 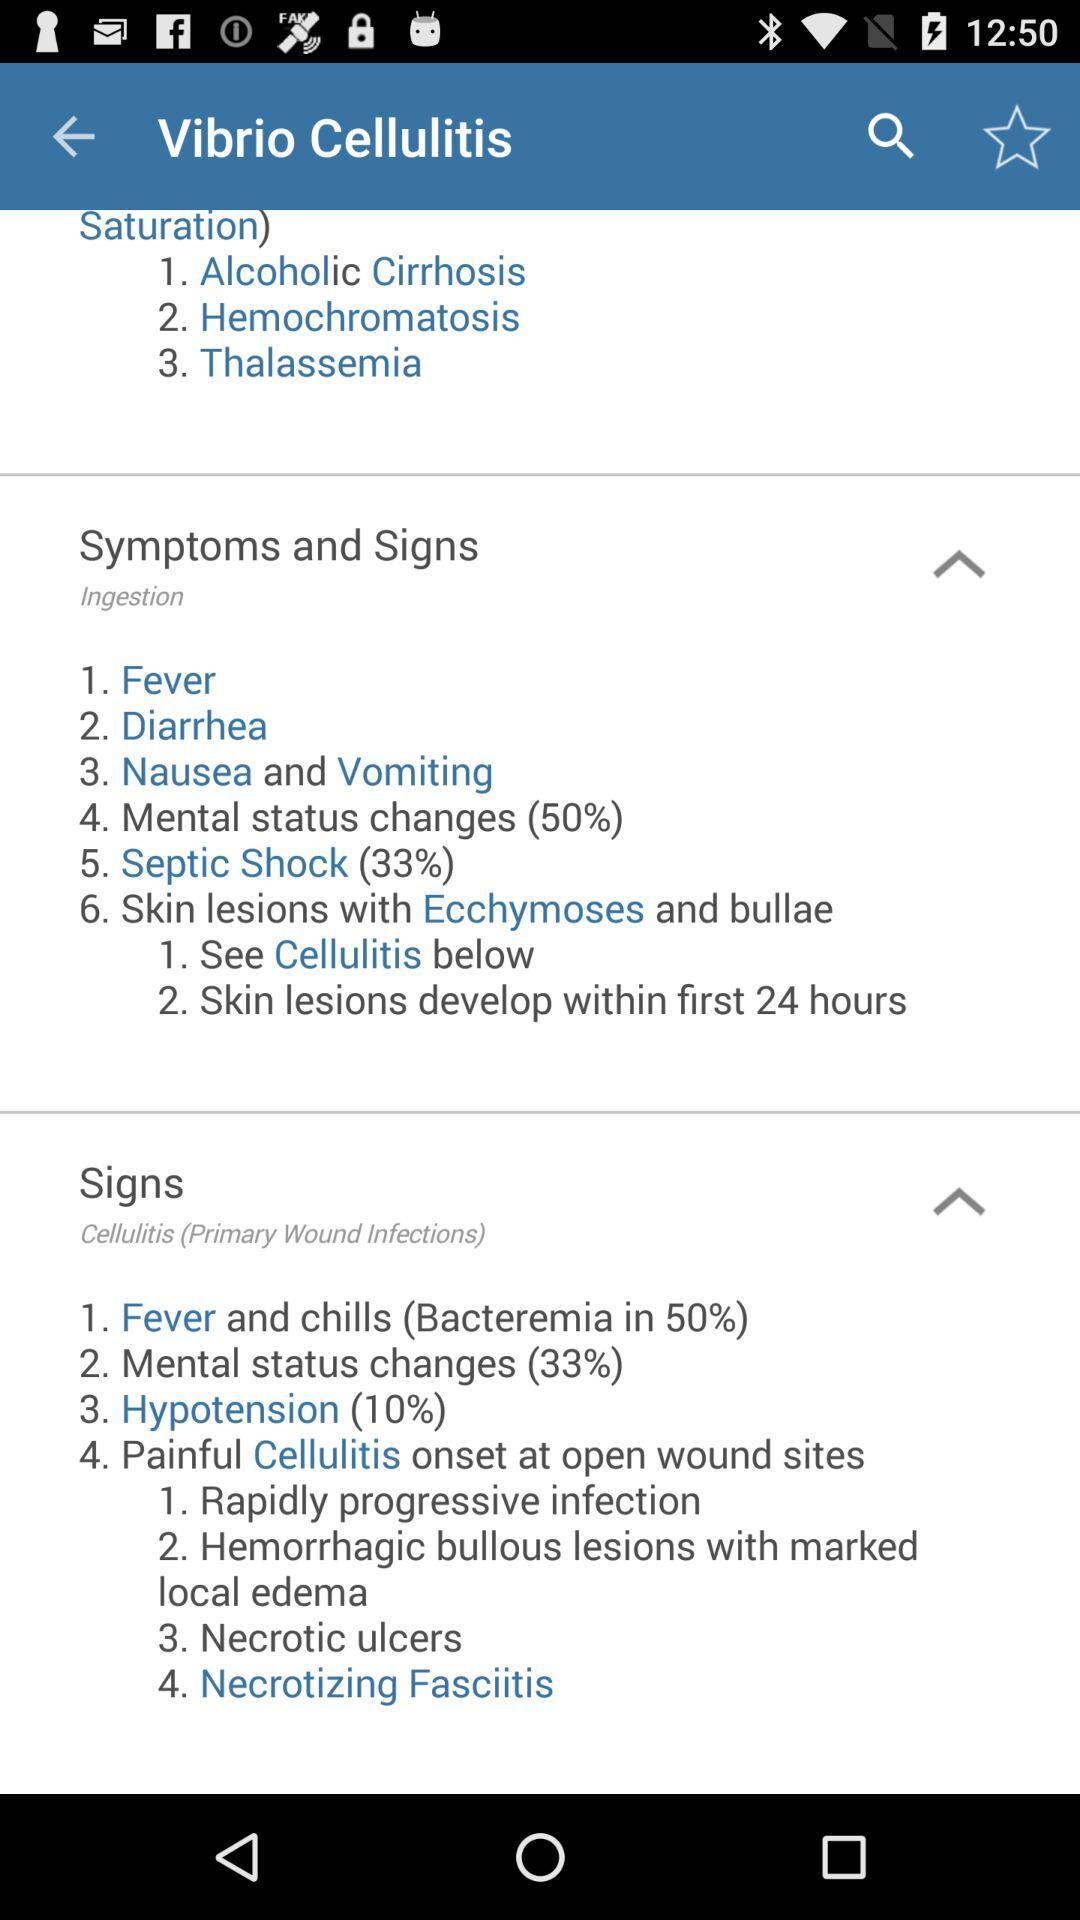 I want to click on icon next to the vibrio cellulitis item, so click(x=890, y=135).